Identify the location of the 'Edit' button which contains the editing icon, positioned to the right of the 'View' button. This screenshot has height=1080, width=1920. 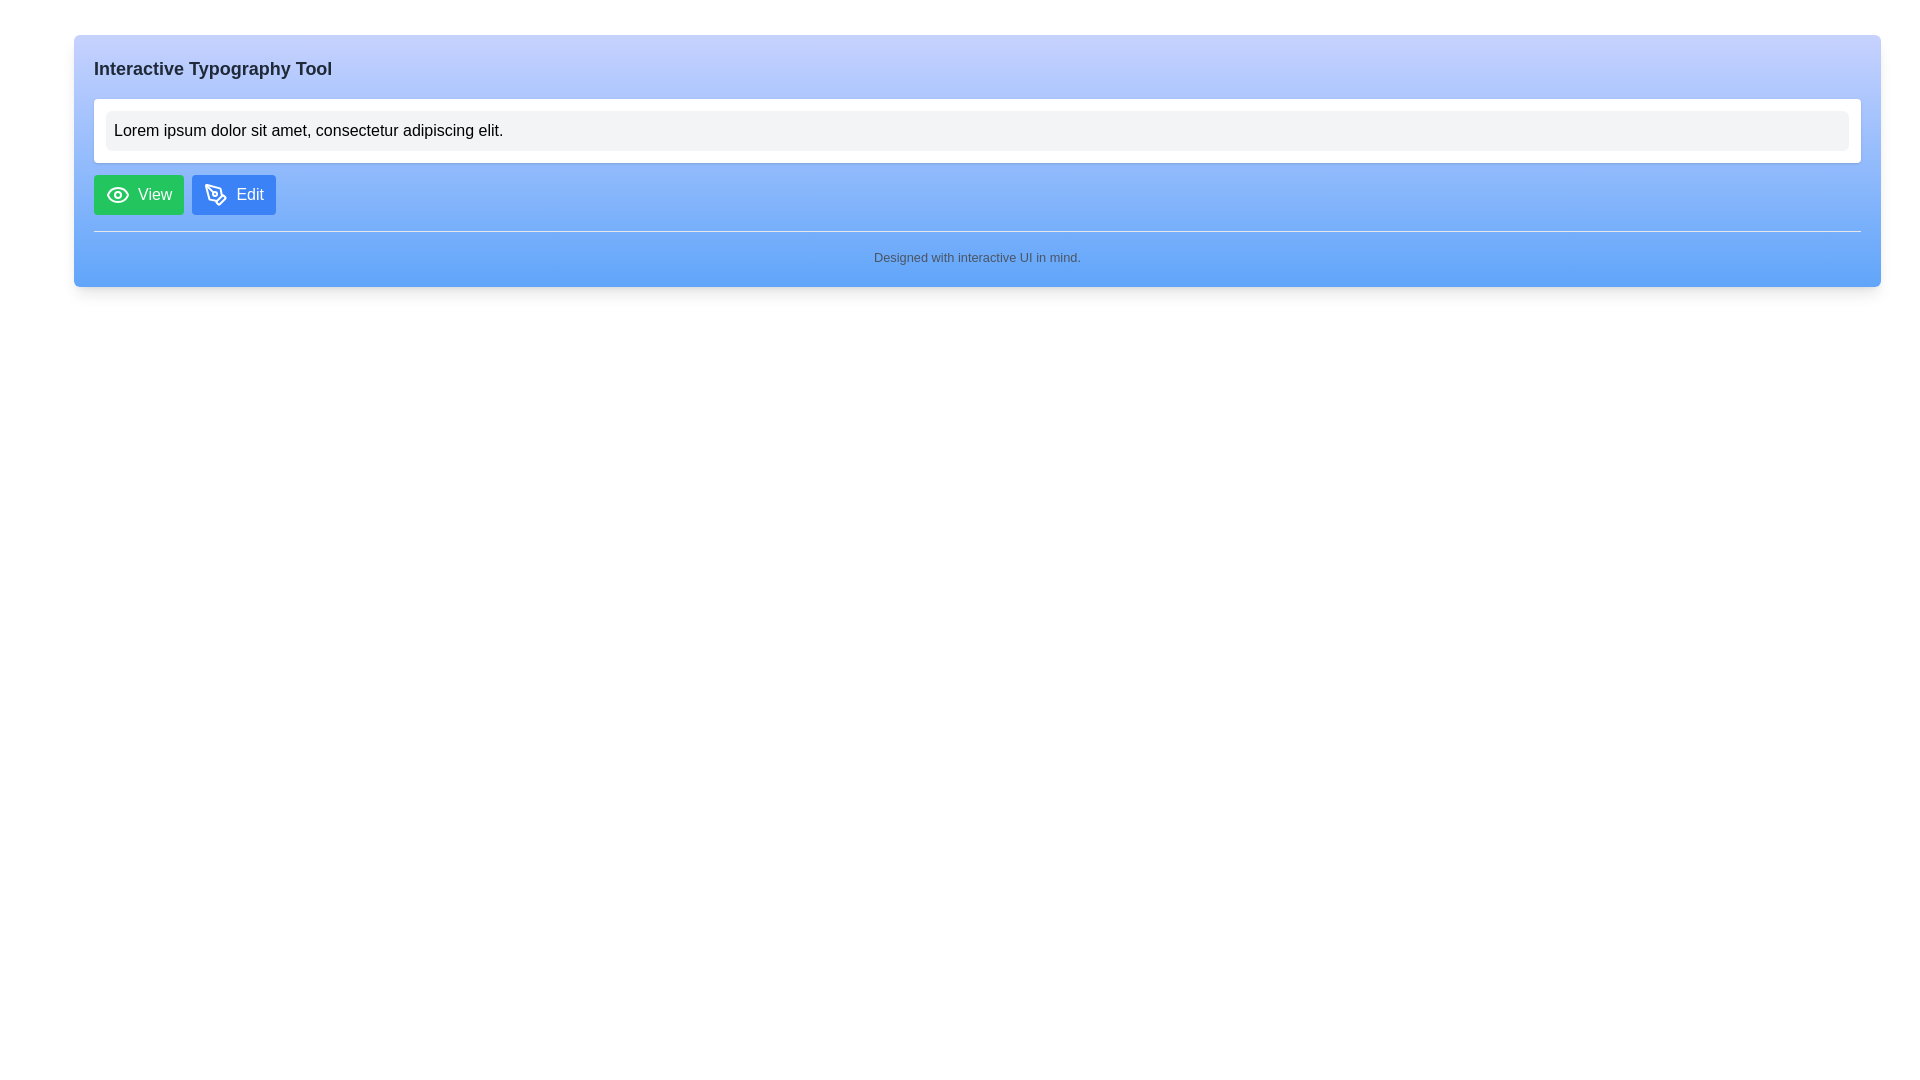
(216, 195).